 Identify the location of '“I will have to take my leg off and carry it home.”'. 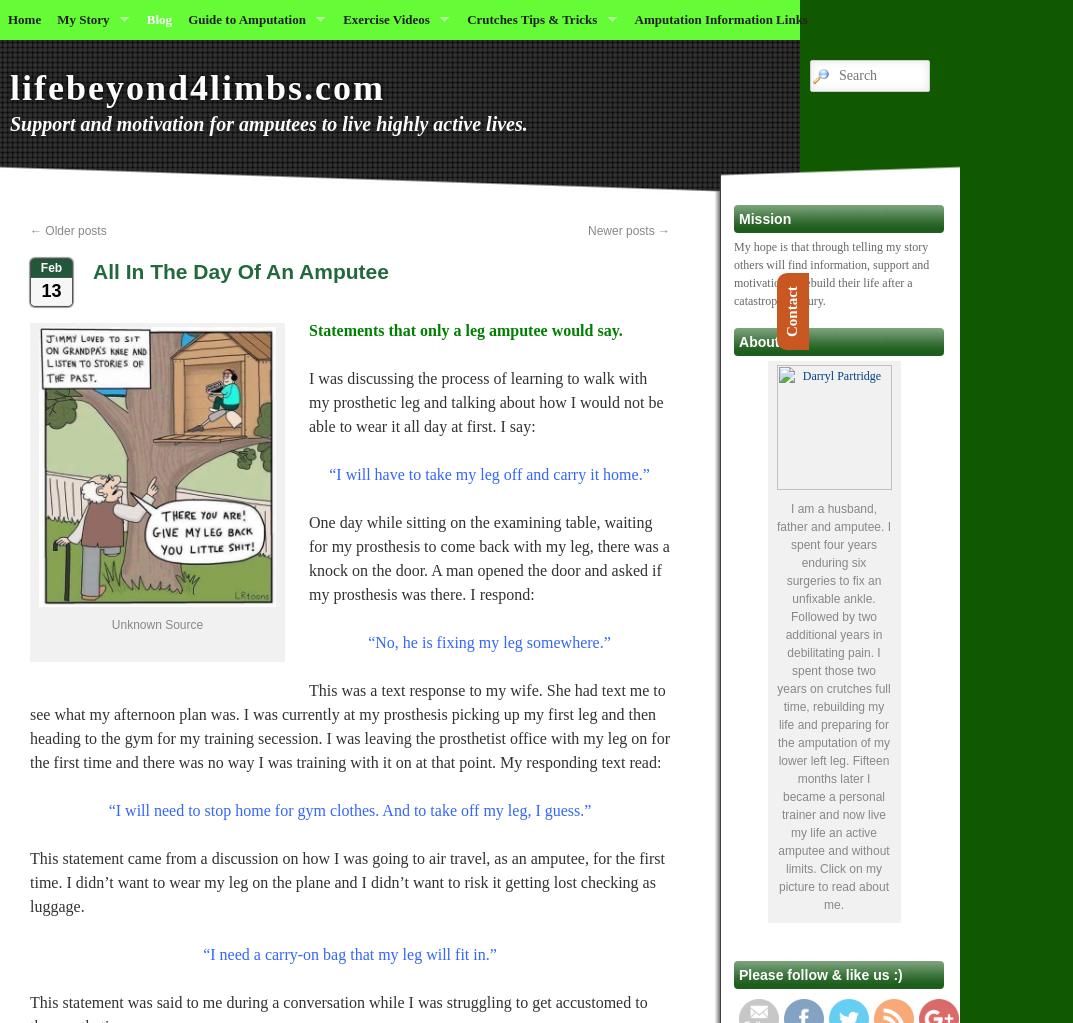
(328, 474).